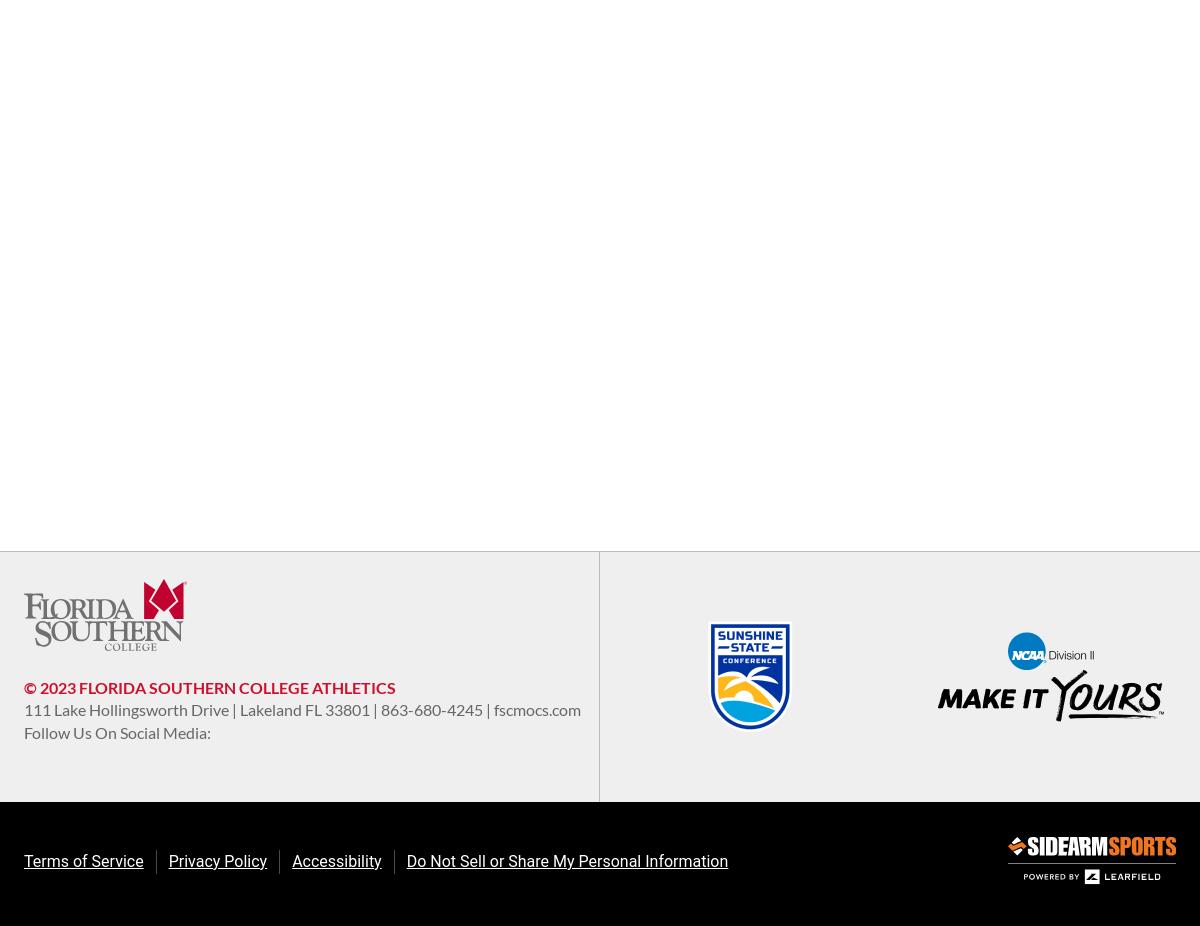  What do you see at coordinates (197, 709) in the screenshot?
I see `'111 Lake Hollingsworth Drive | Lakeland FL 33801'` at bounding box center [197, 709].